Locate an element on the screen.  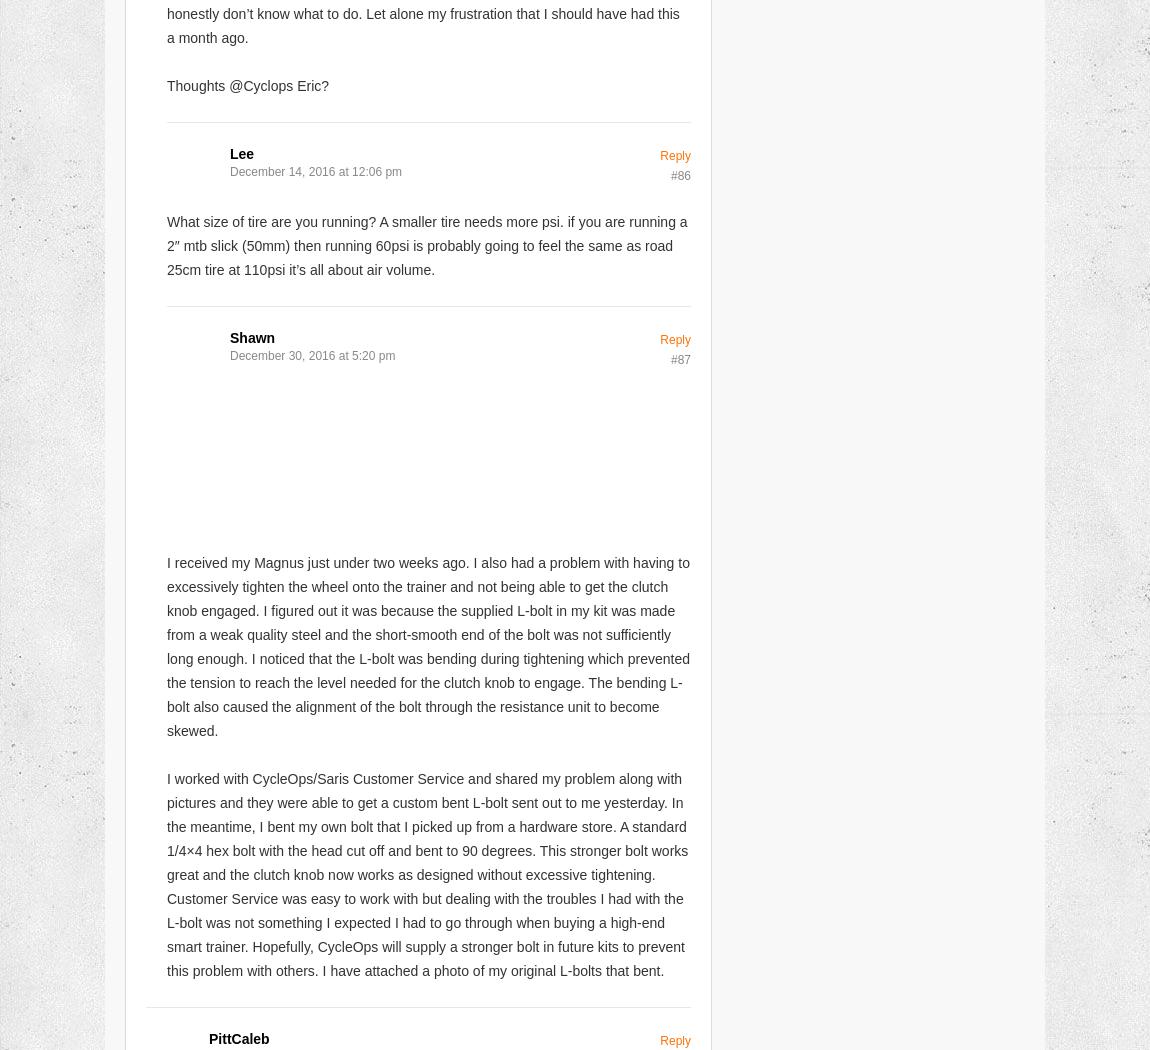
'PittCaleb' is located at coordinates (237, 1037).